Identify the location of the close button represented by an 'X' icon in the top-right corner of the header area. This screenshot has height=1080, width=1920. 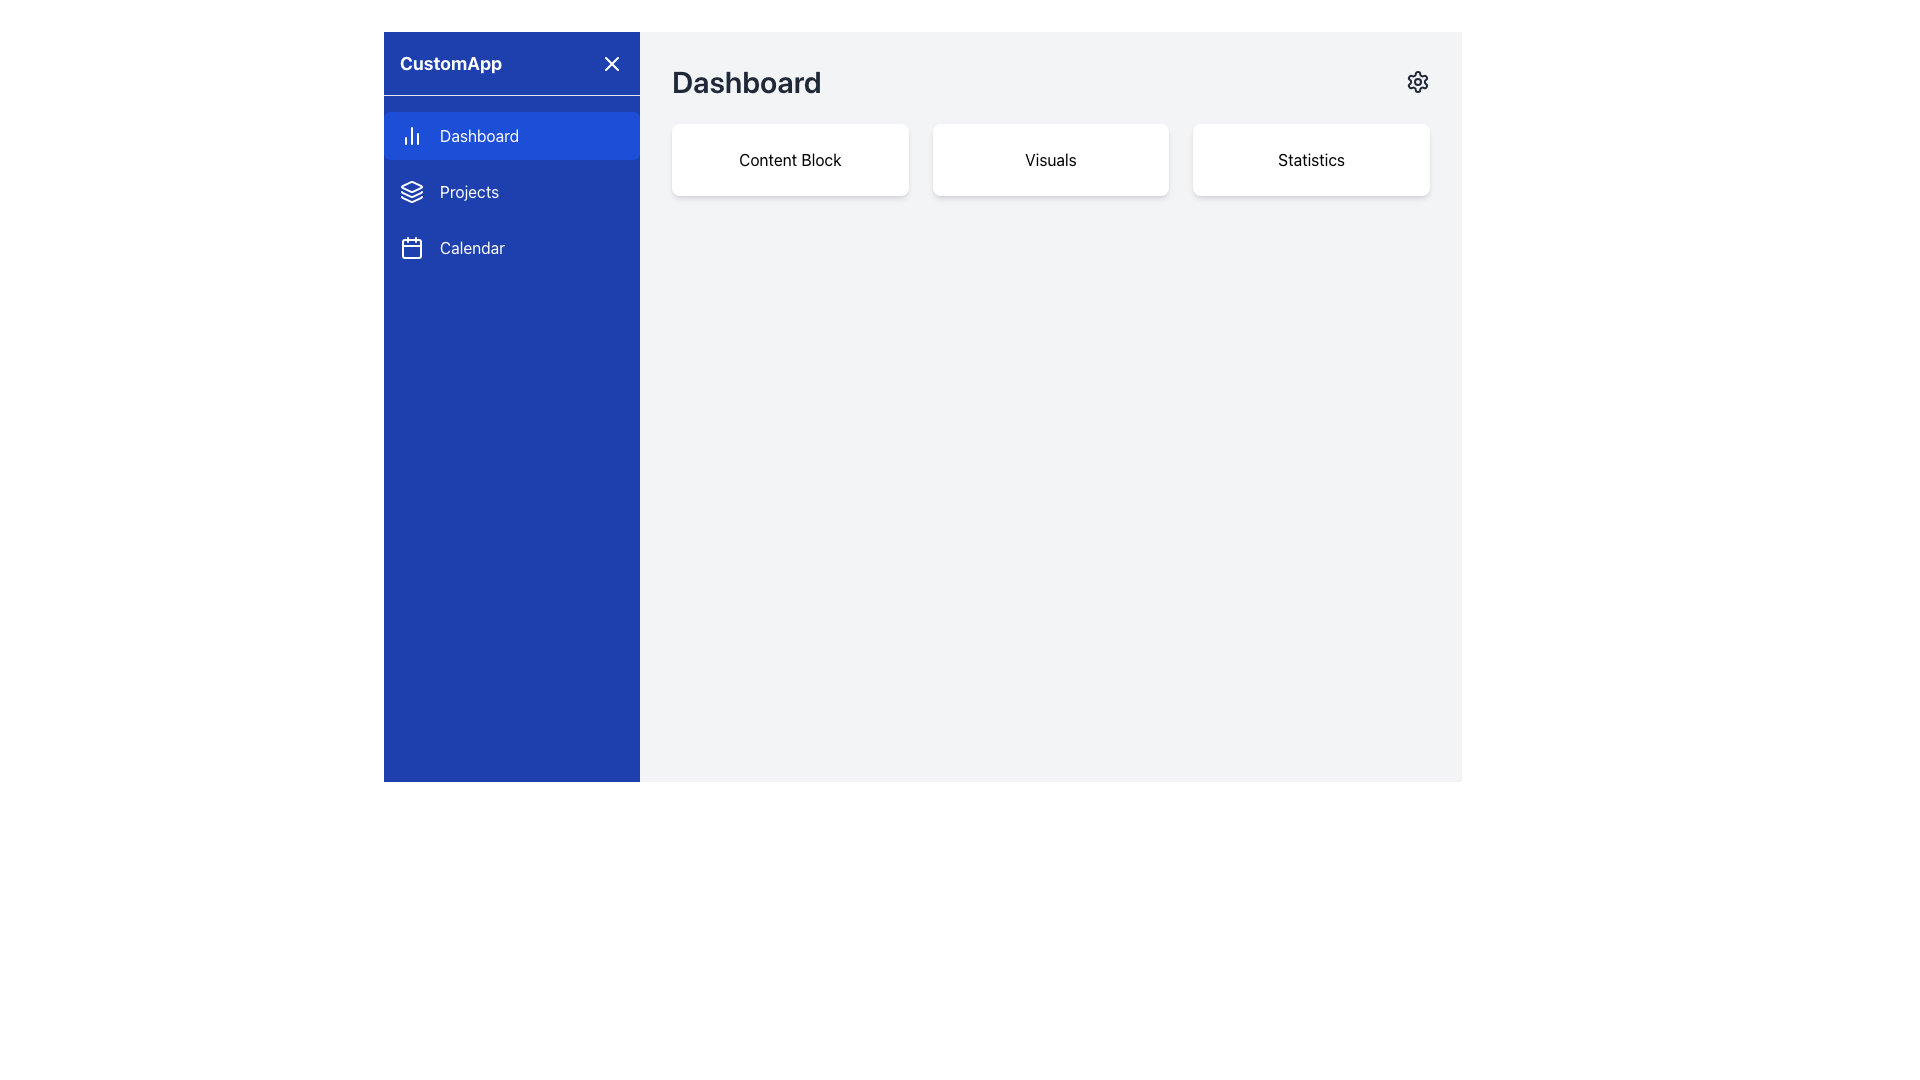
(610, 62).